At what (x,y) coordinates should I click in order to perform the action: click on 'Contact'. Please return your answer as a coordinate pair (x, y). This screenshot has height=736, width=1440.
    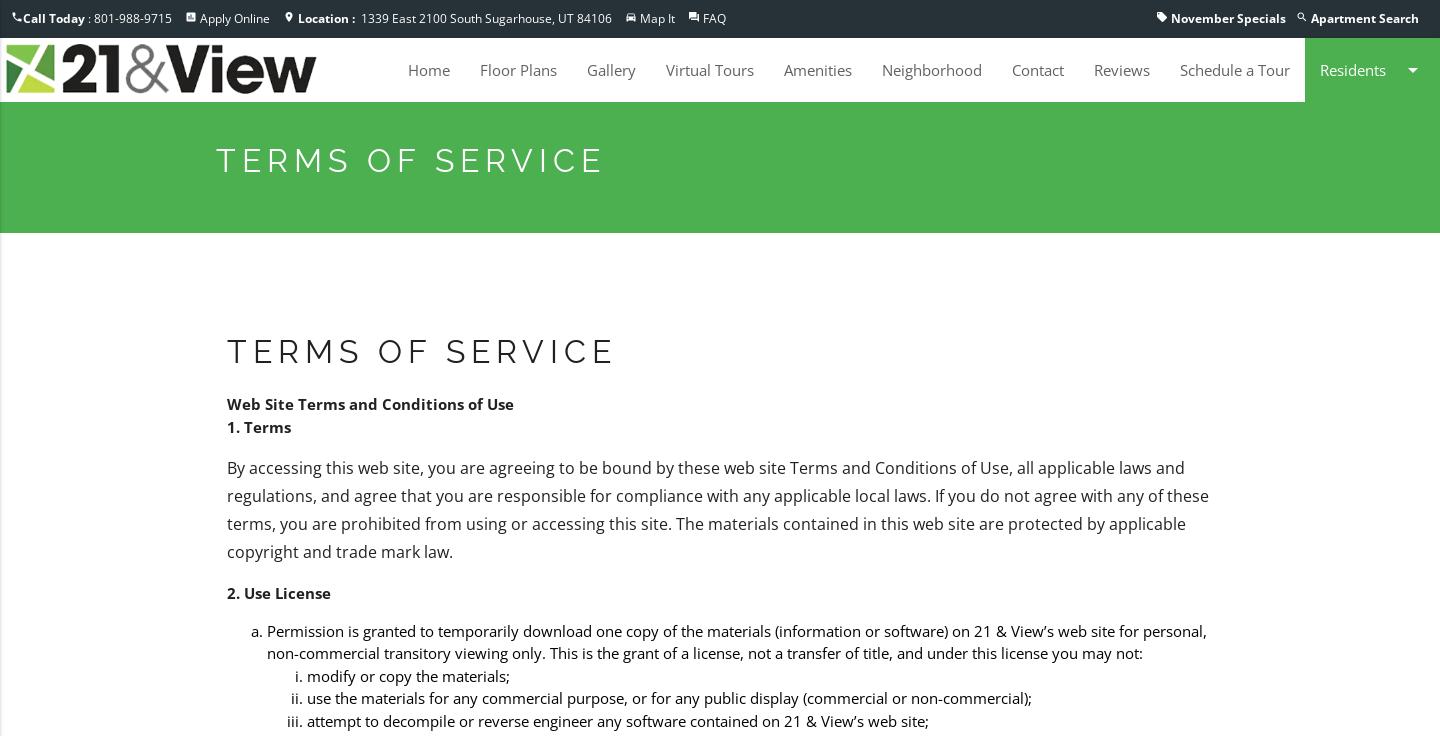
    Looking at the image, I should click on (1037, 69).